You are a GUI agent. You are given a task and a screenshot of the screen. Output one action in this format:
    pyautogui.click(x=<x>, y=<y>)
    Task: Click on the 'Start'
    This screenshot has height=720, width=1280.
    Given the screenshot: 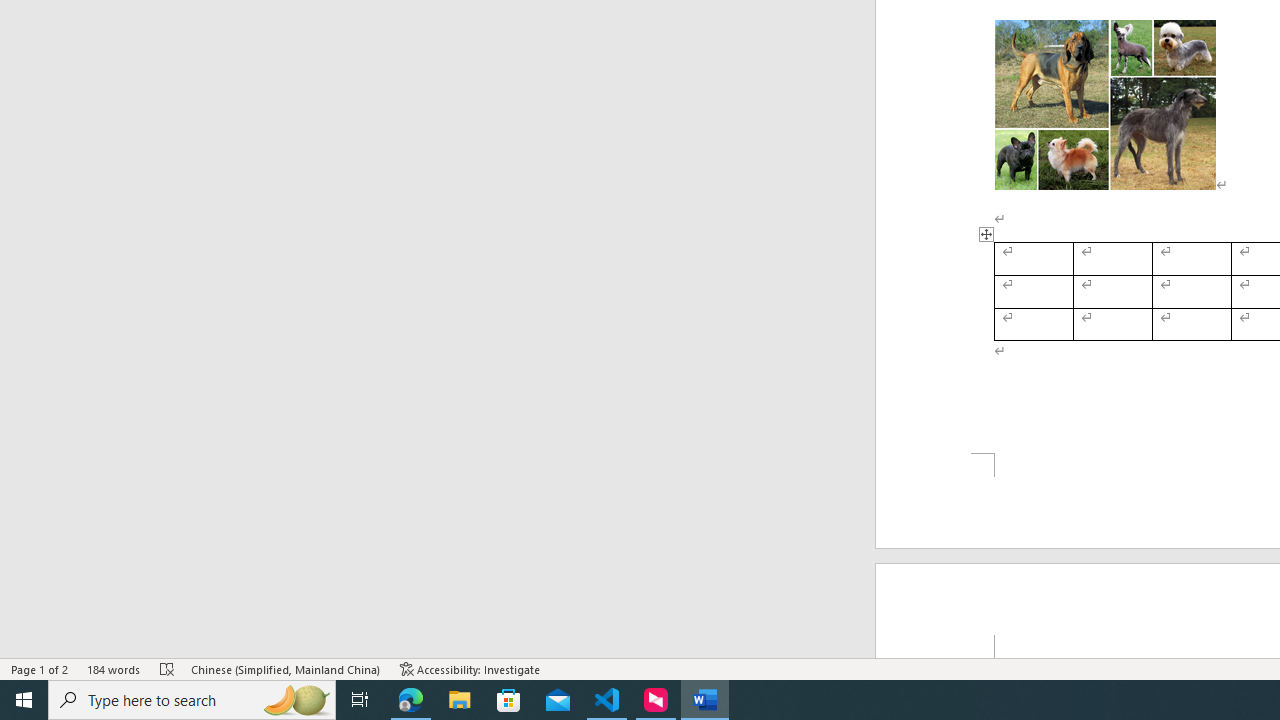 What is the action you would take?
    pyautogui.click(x=24, y=698)
    